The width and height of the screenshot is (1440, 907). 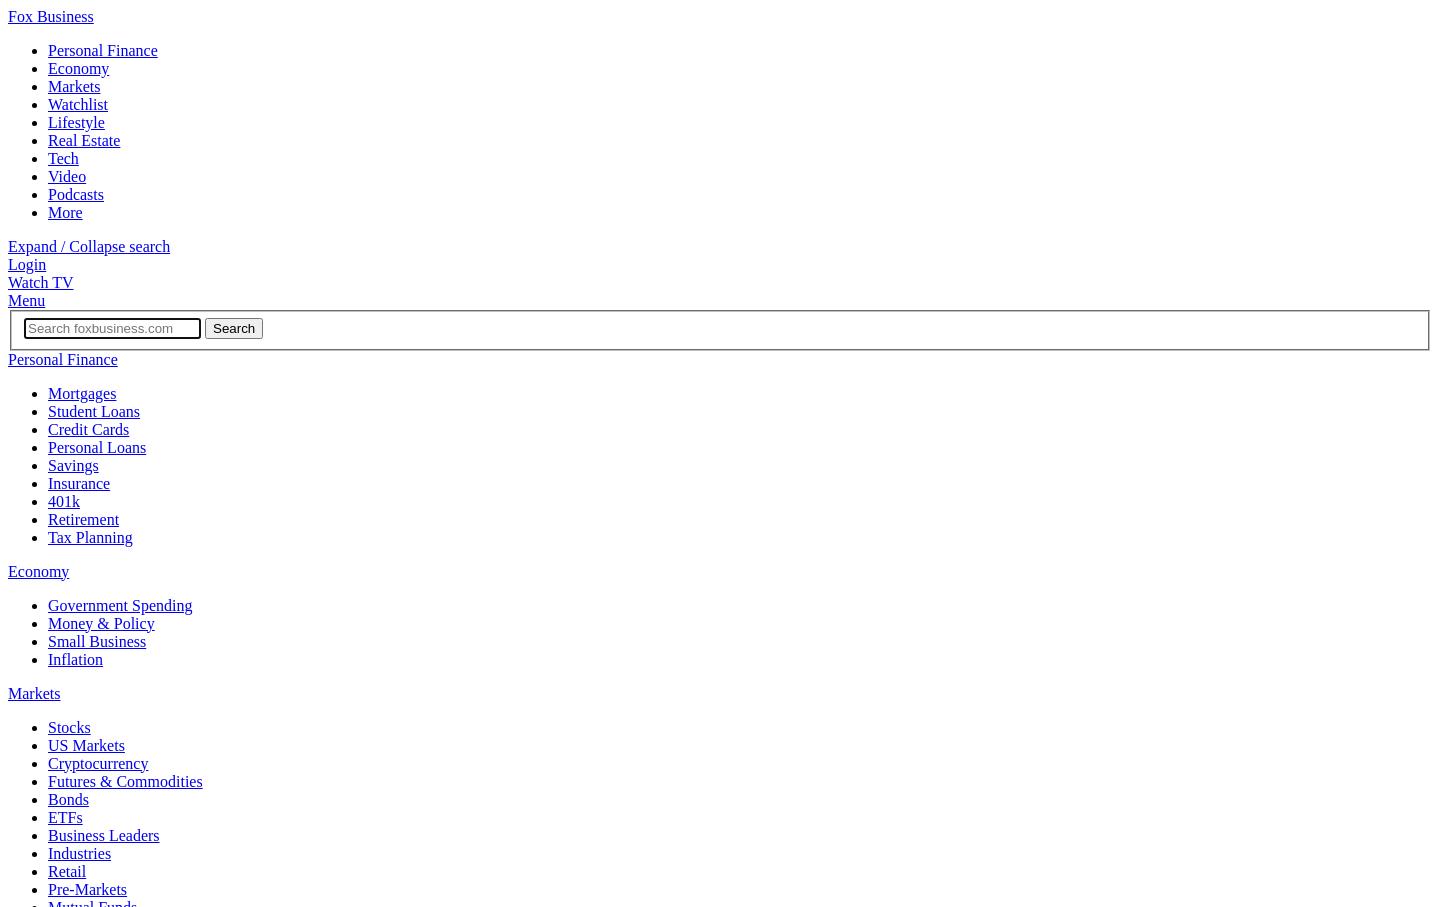 What do you see at coordinates (64, 816) in the screenshot?
I see `'ETFs'` at bounding box center [64, 816].